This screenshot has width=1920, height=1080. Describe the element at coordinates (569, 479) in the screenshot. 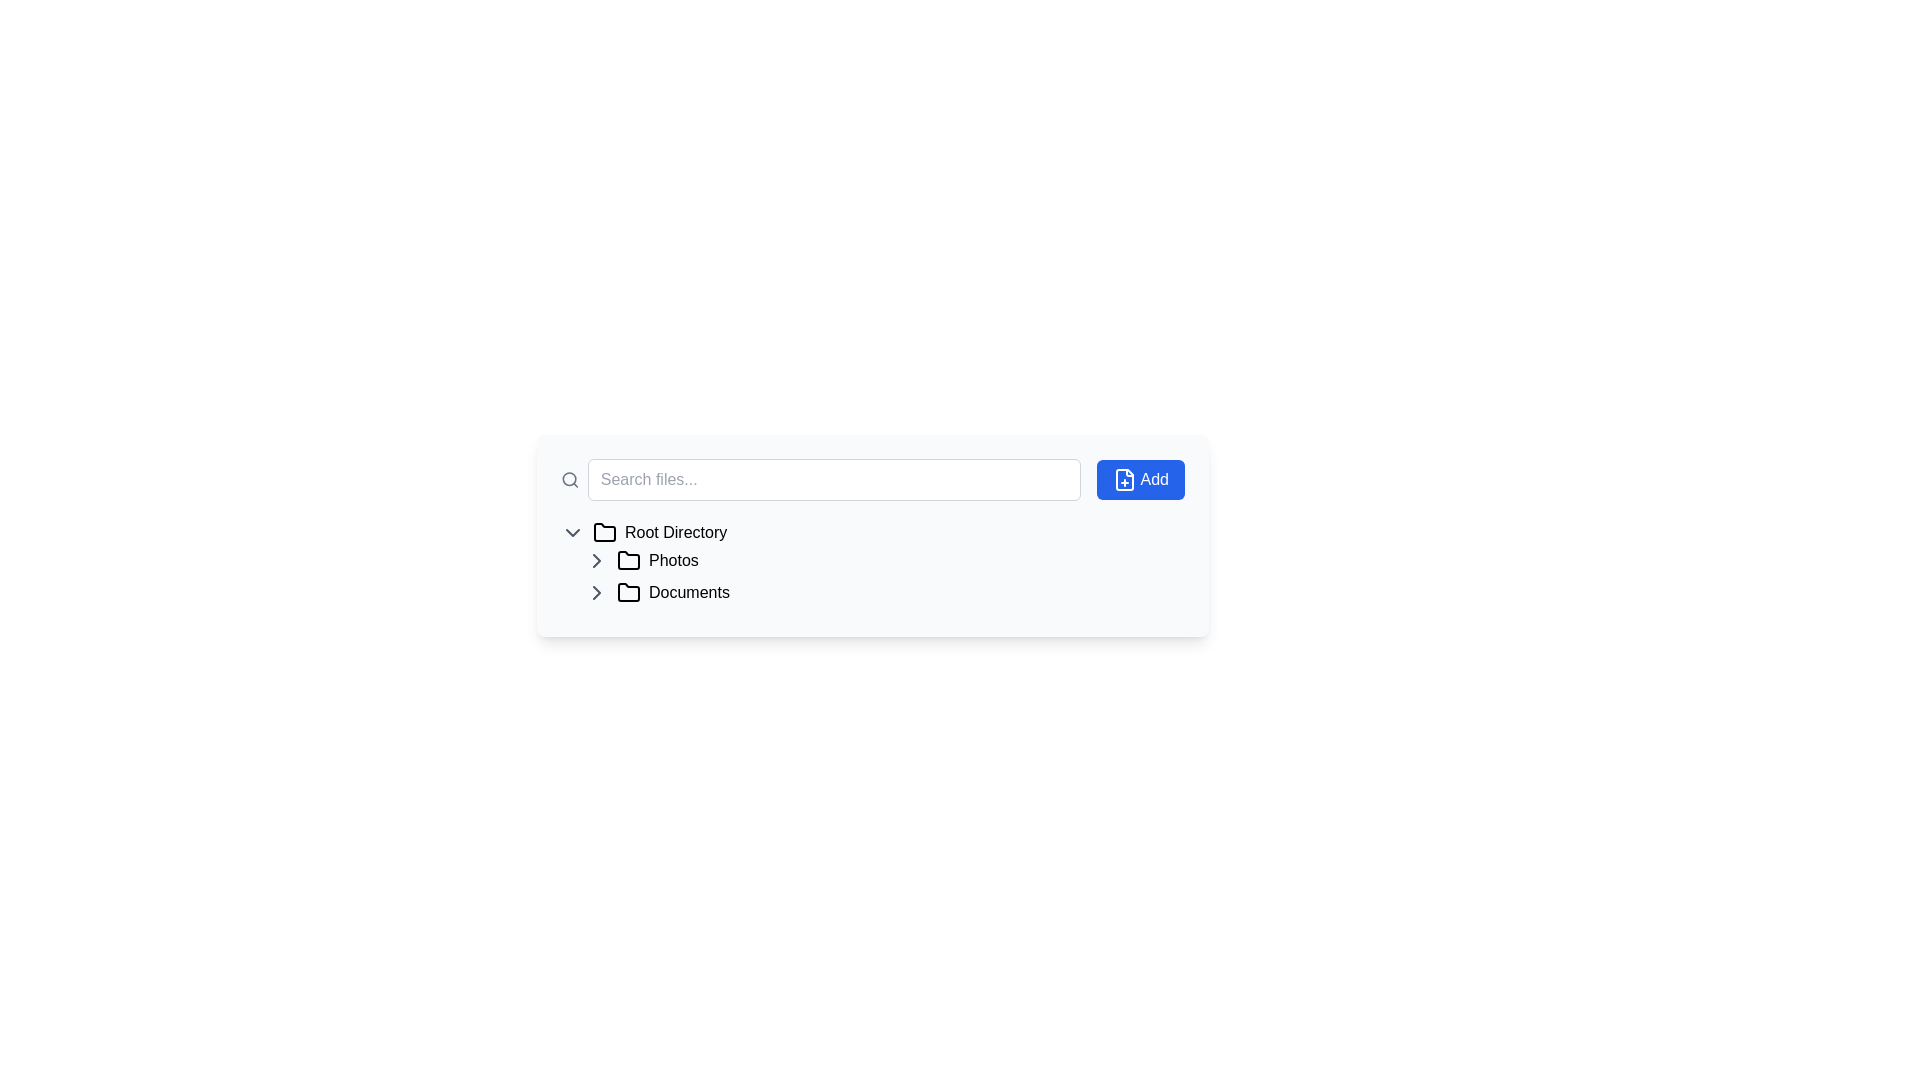

I see `the magnifying glass icon, which is positioned to the far left of the text input field labeled 'Search files...'` at that location.